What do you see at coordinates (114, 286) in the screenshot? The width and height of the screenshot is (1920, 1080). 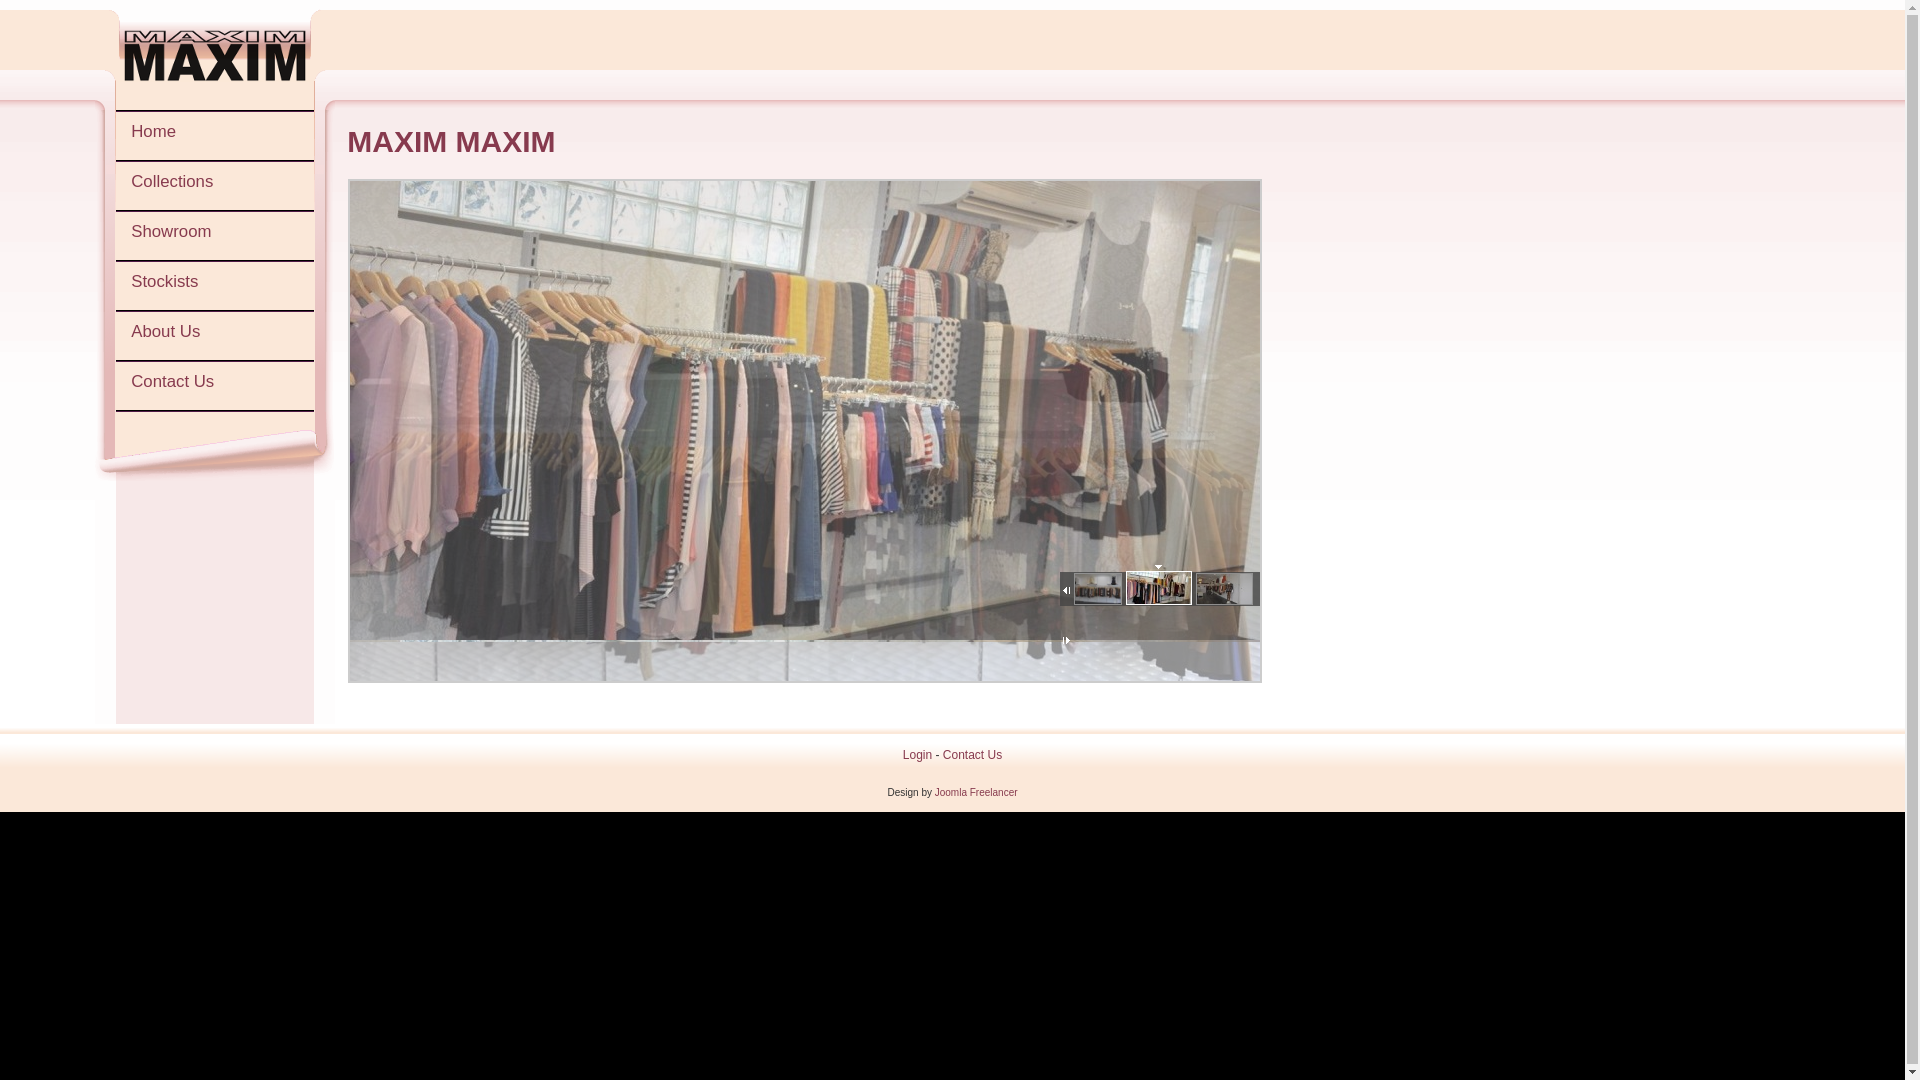 I see `'Stockists'` at bounding box center [114, 286].